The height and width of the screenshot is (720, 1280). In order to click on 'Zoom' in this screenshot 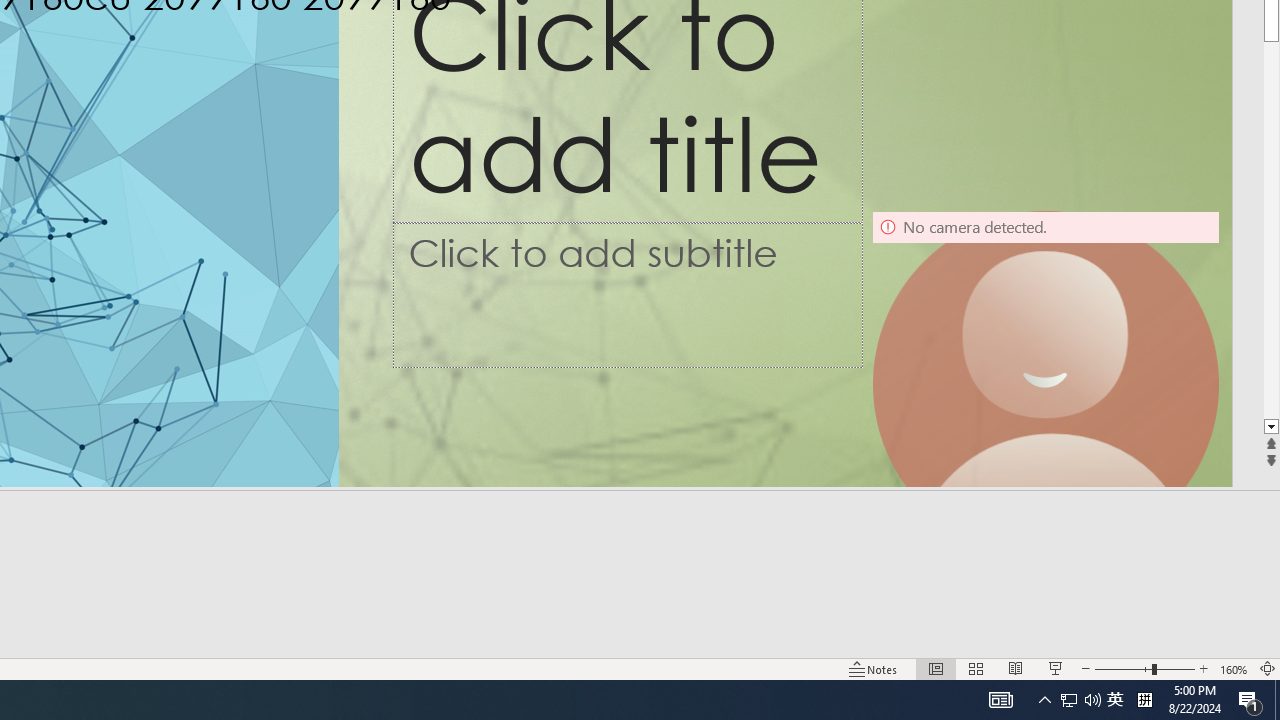, I will do `click(1144, 669)`.